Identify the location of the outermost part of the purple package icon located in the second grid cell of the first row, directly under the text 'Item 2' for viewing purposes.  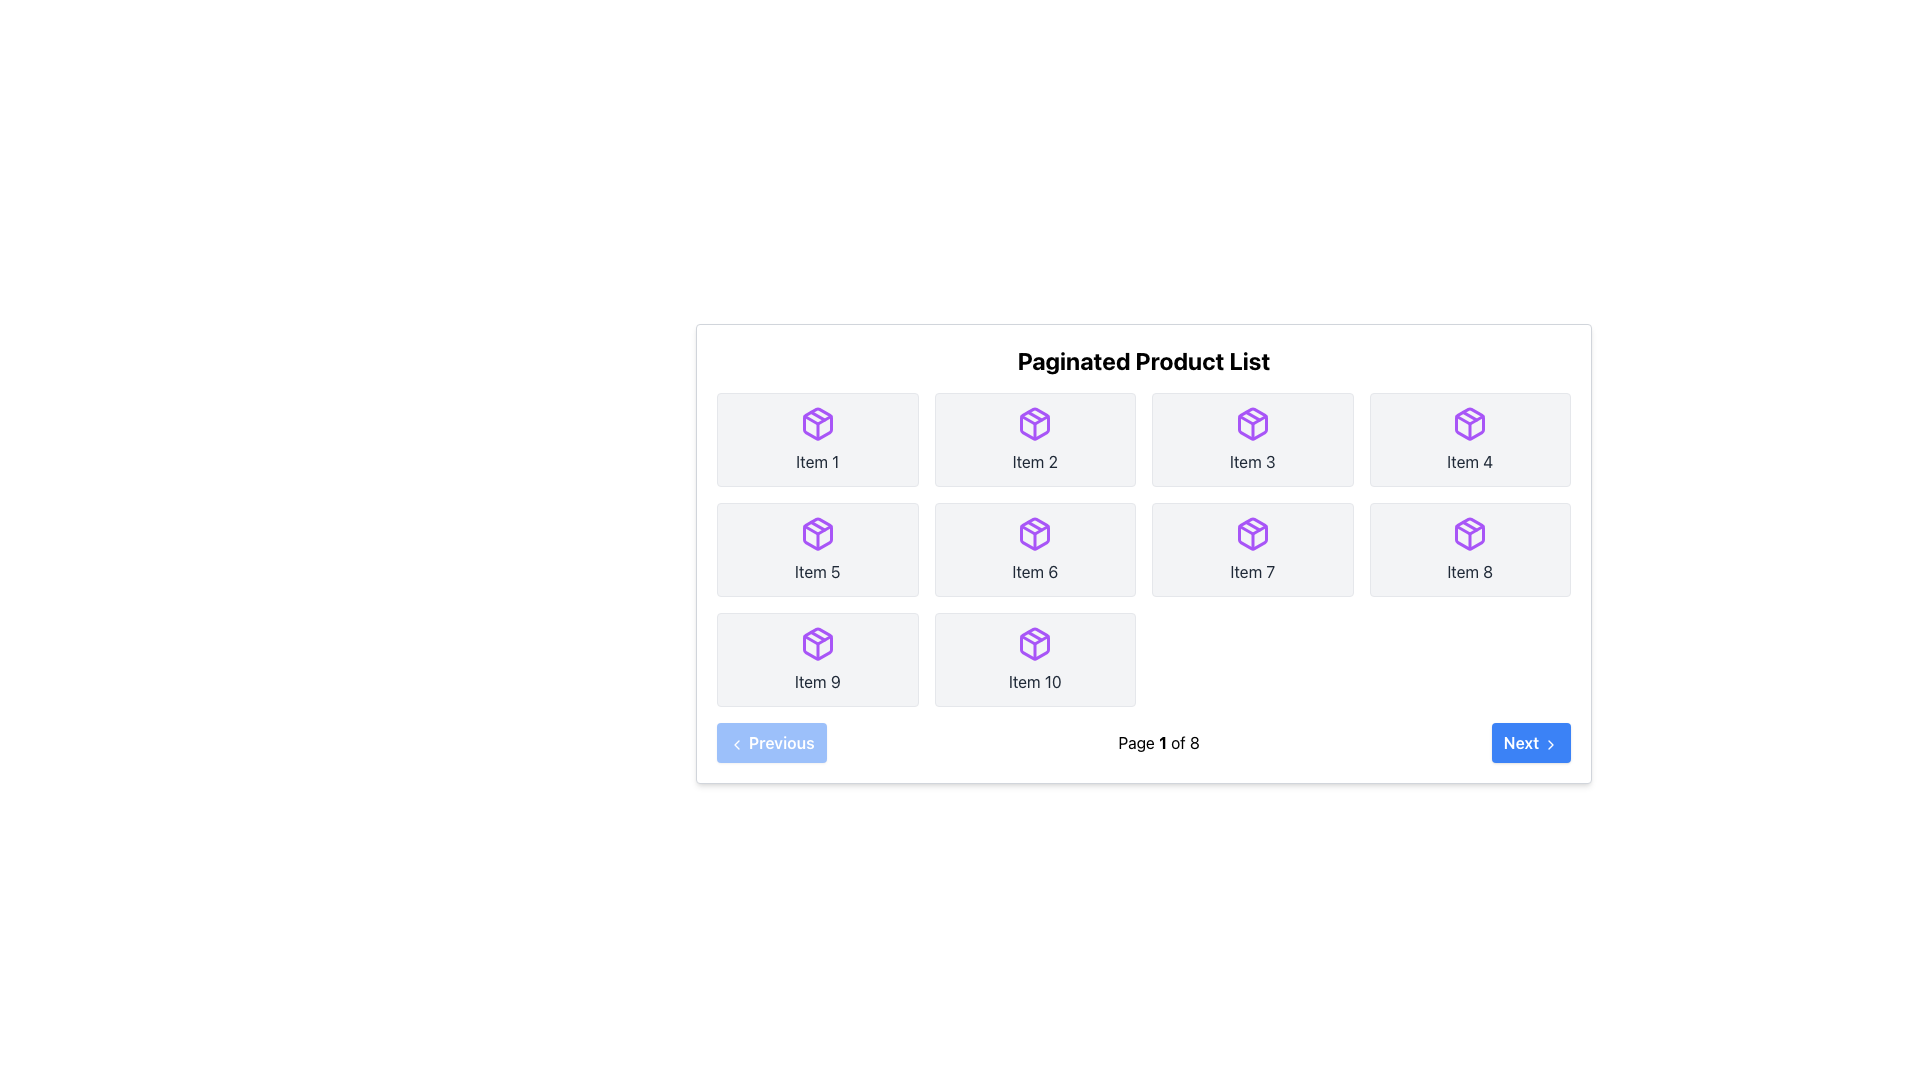
(1035, 423).